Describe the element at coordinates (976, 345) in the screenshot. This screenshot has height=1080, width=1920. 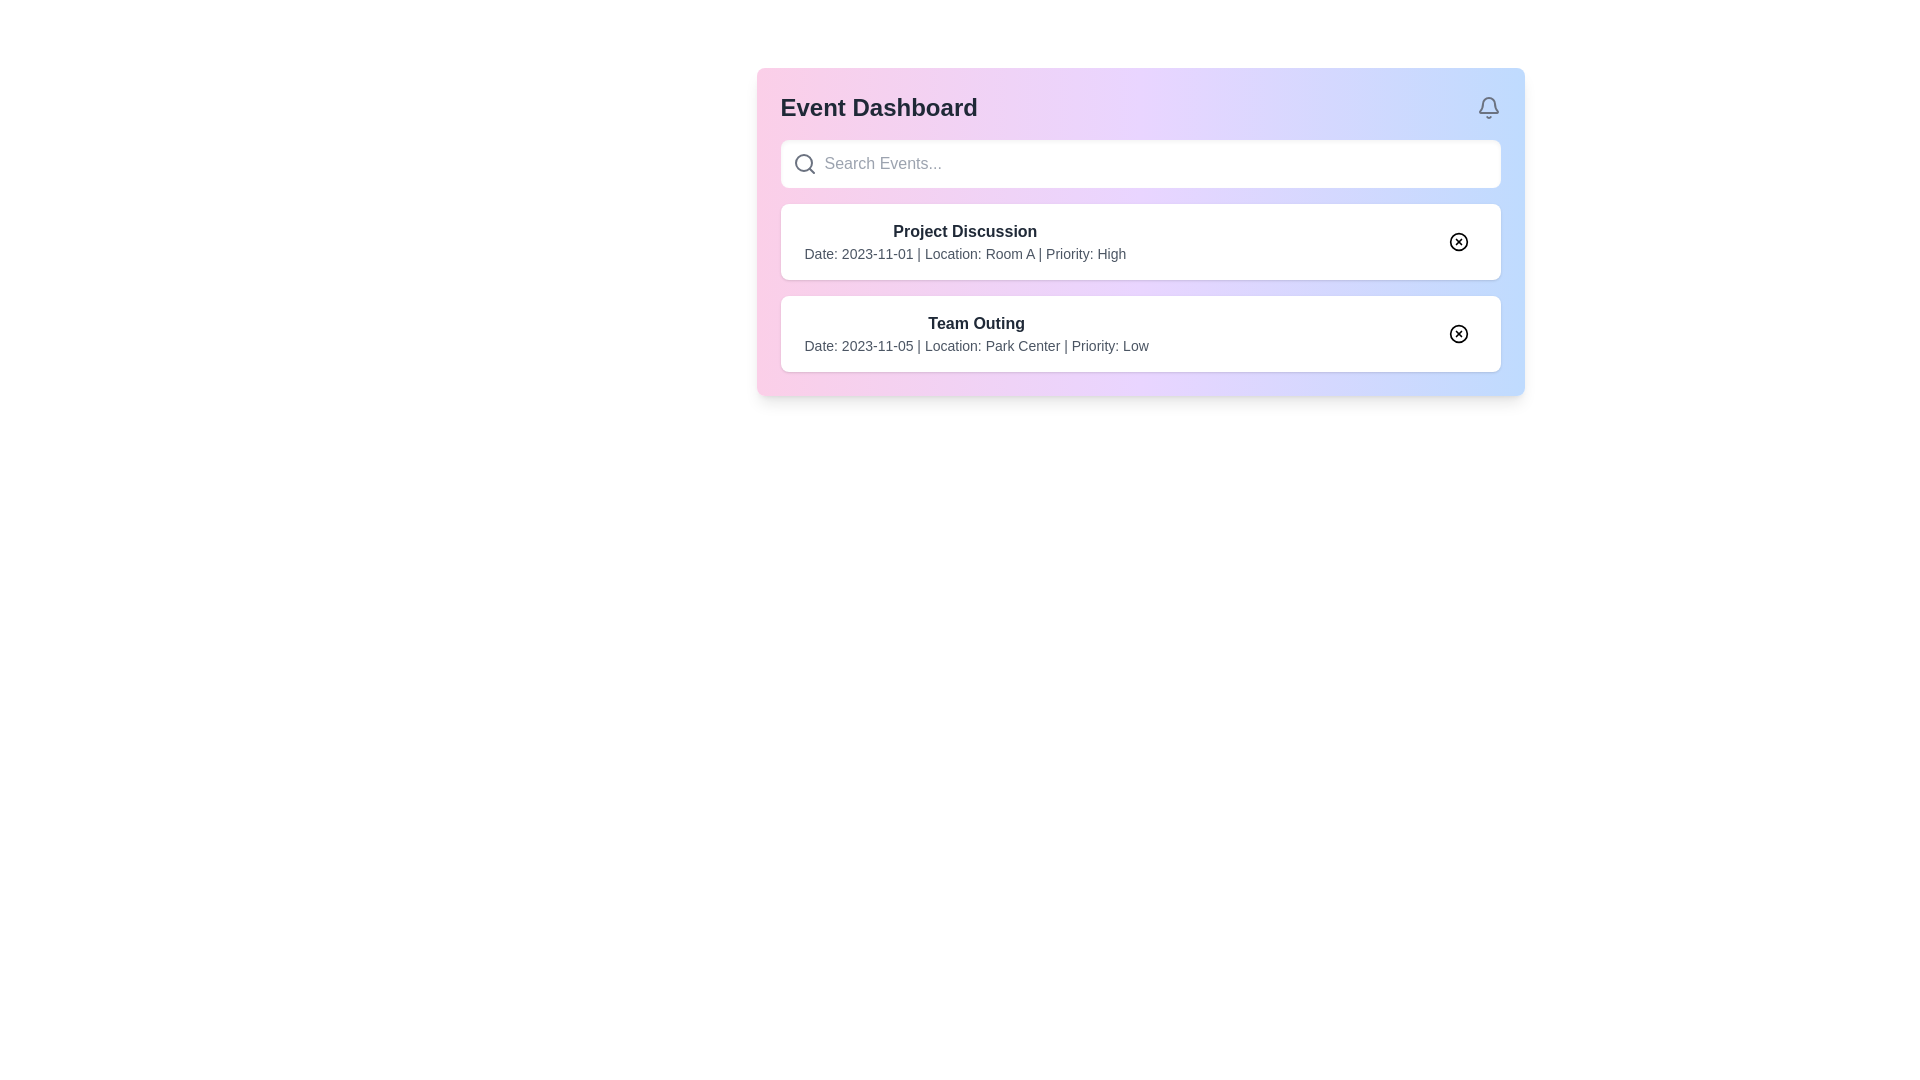
I see `the static text that provides details about the event, positioned below the 'Team Outing' header in the second event card` at that location.